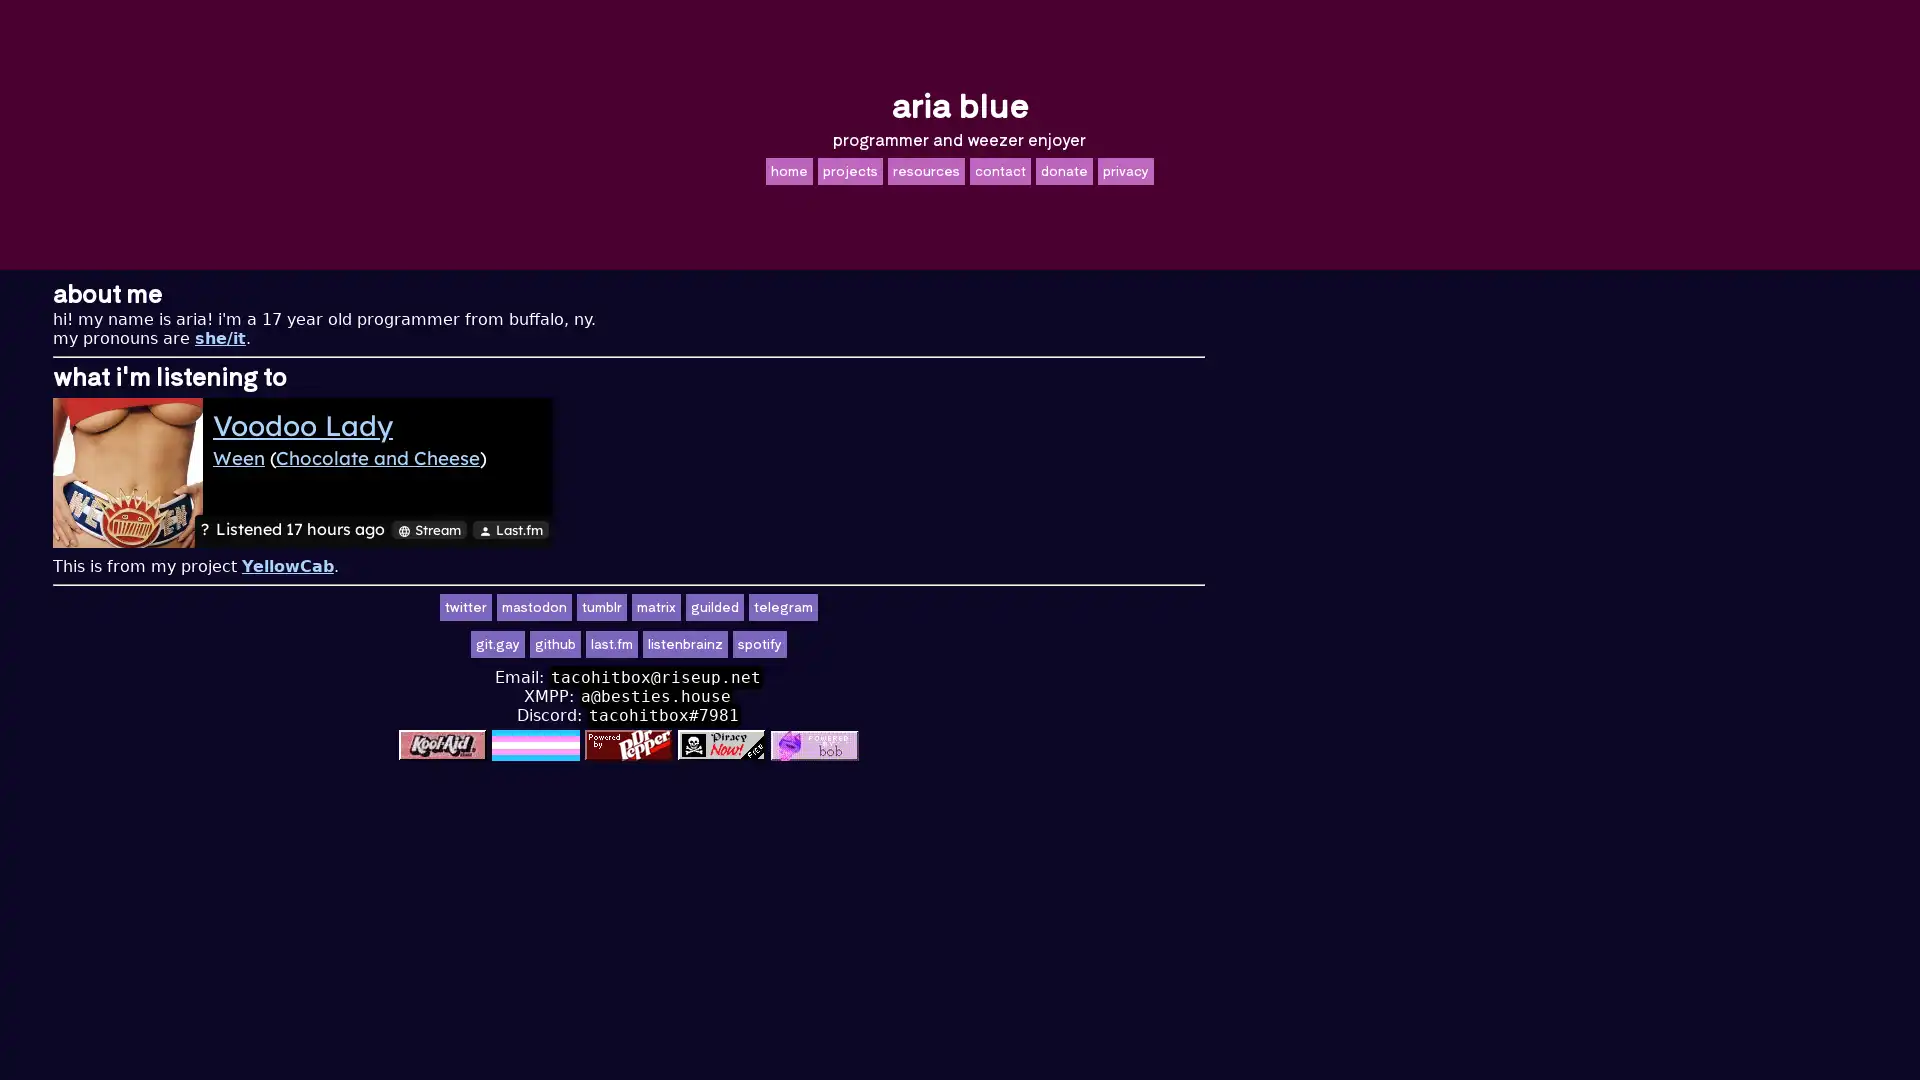 This screenshot has height=1080, width=1920. Describe the element at coordinates (885, 644) in the screenshot. I see `github` at that location.